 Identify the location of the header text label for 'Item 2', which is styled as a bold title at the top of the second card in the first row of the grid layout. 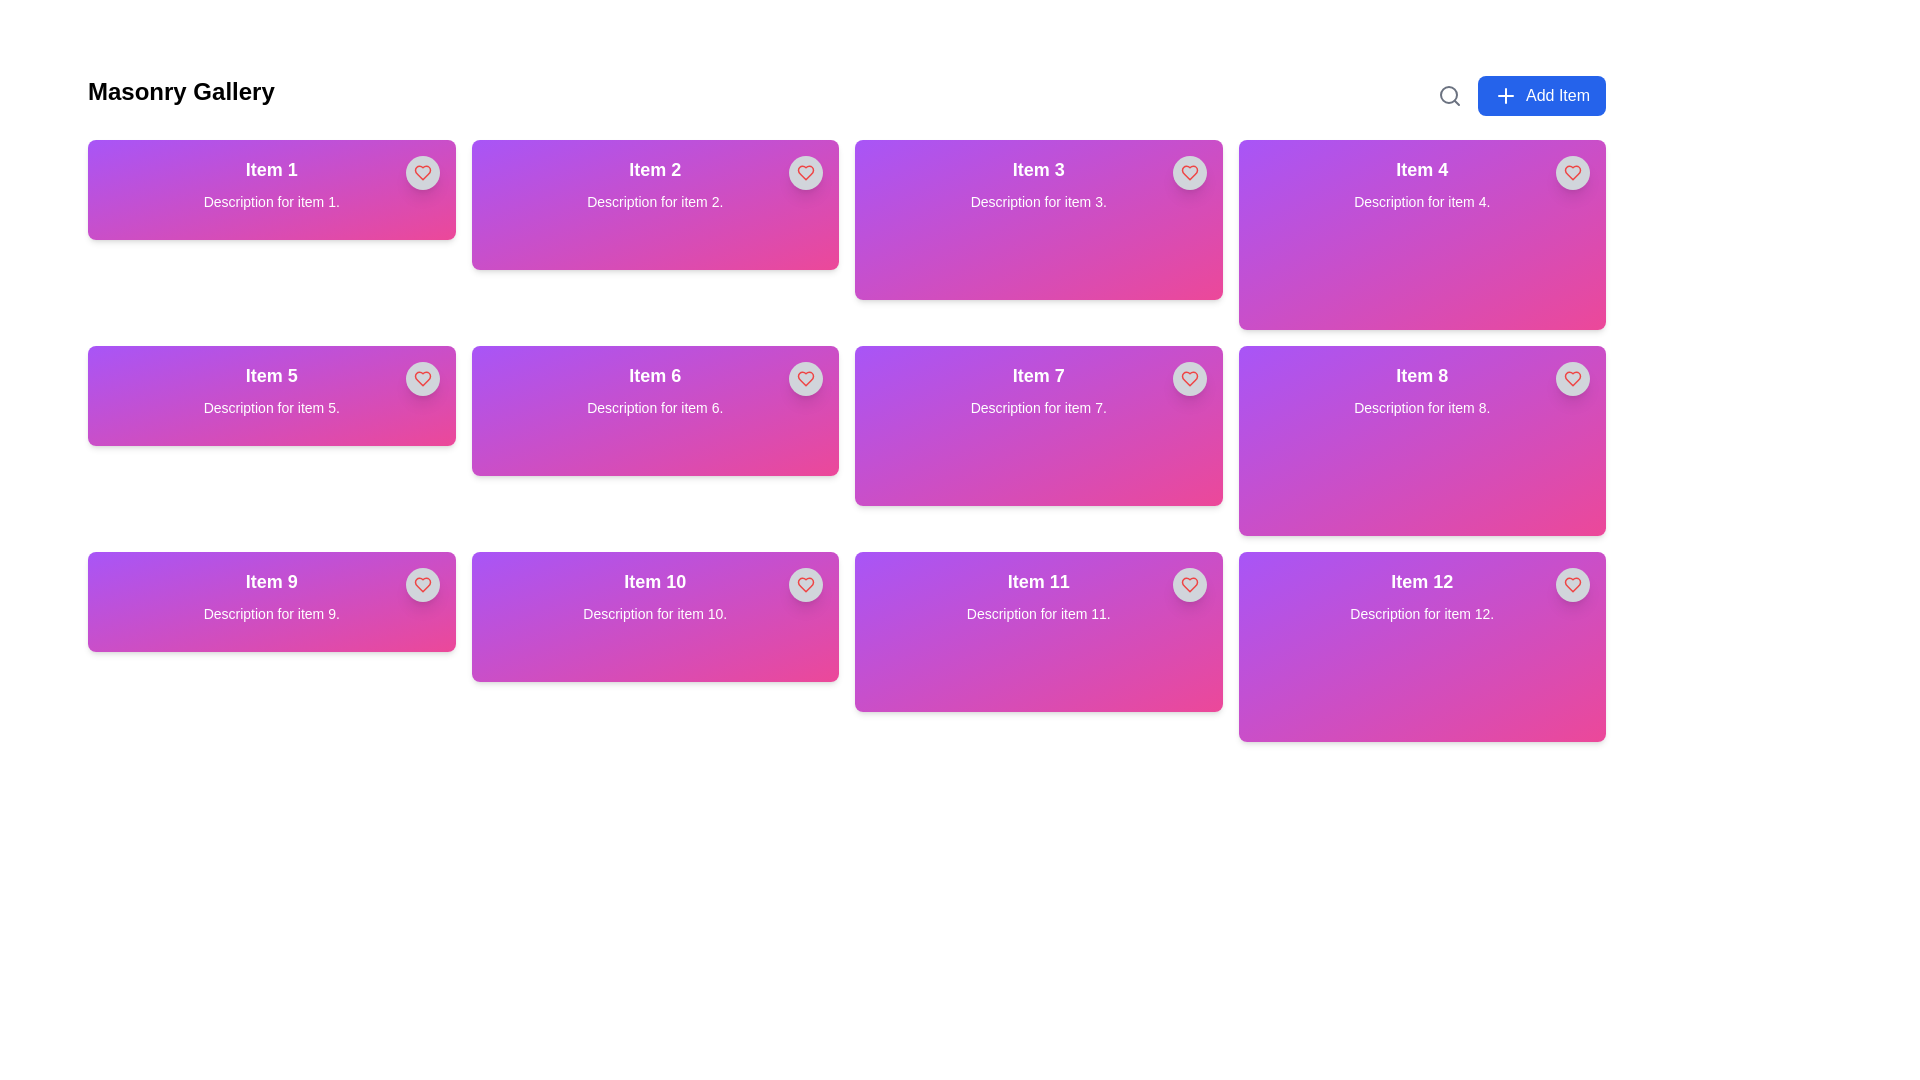
(655, 168).